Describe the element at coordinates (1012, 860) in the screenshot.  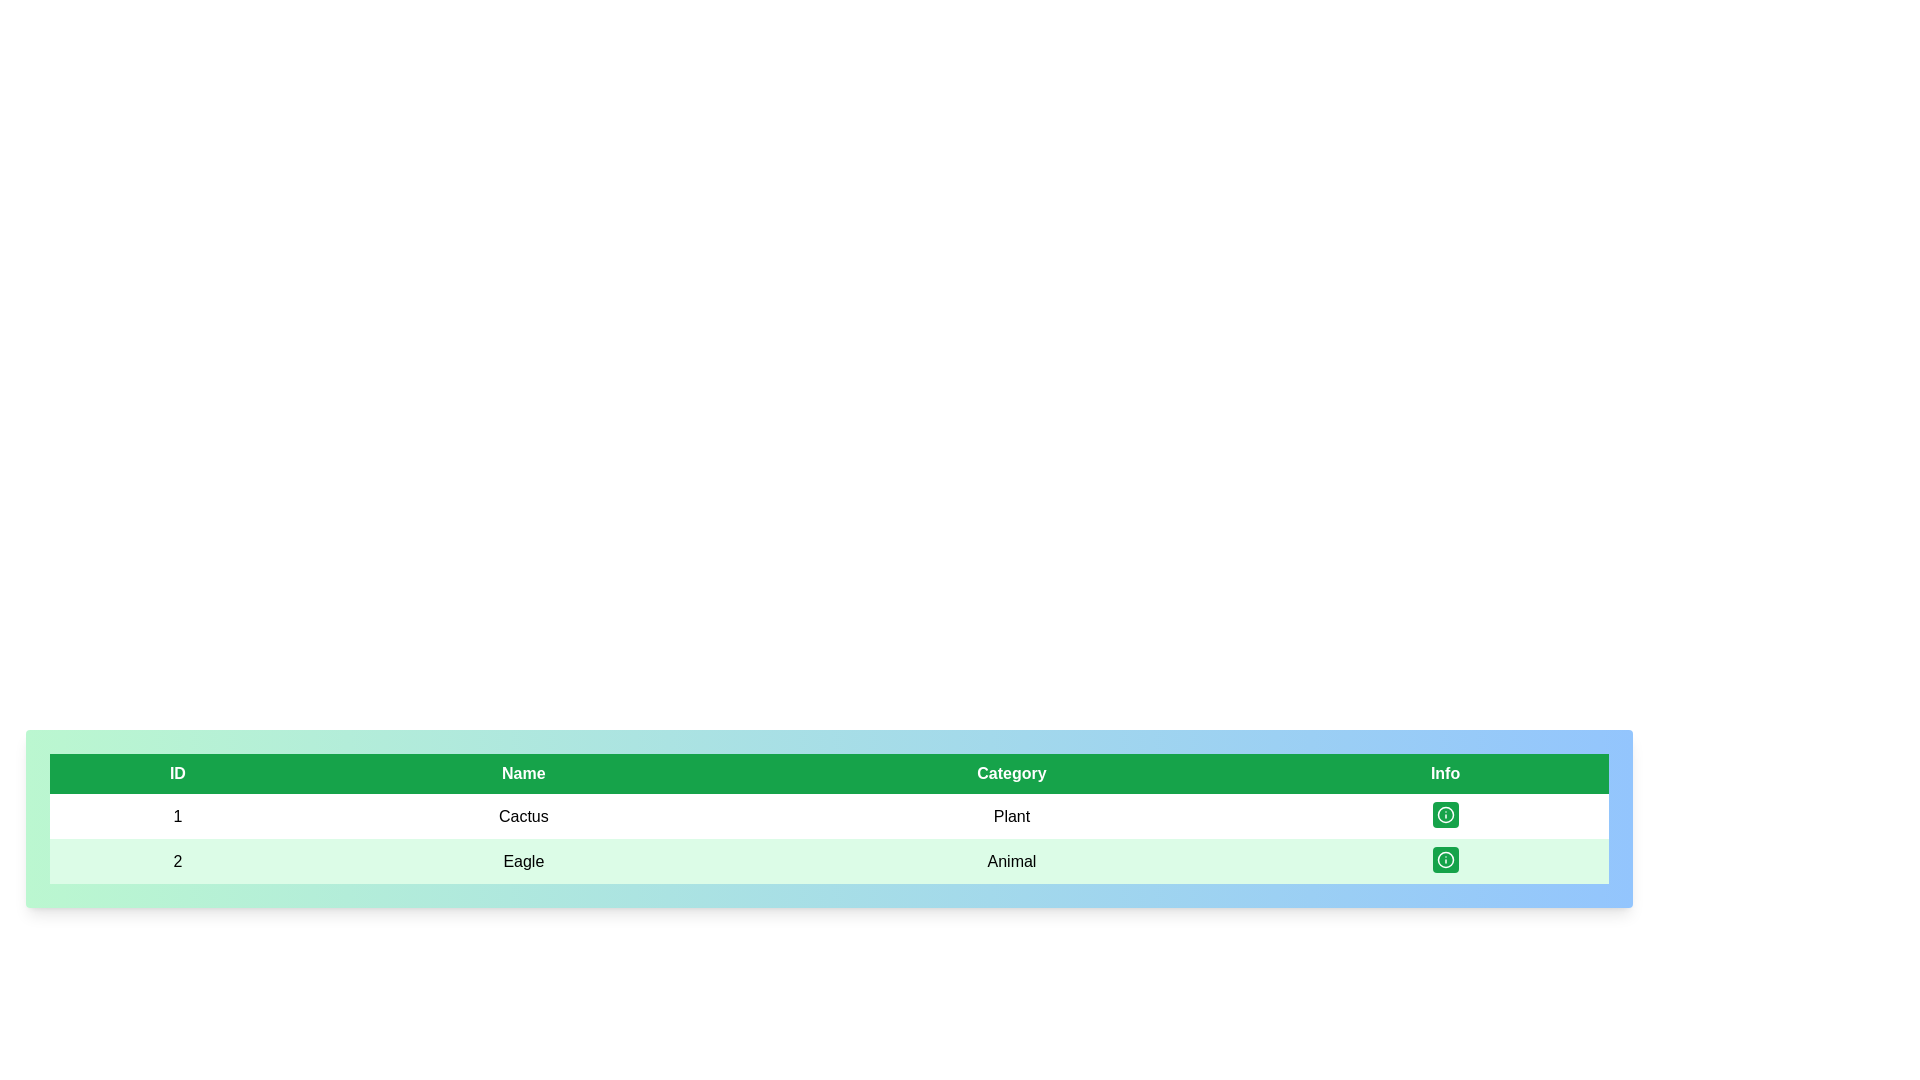
I see `the text label displaying 'Animal' with center-aligned black text in a light mint green background, located in the third position of a table row under the 'Category' column for entry ID '2'` at that location.